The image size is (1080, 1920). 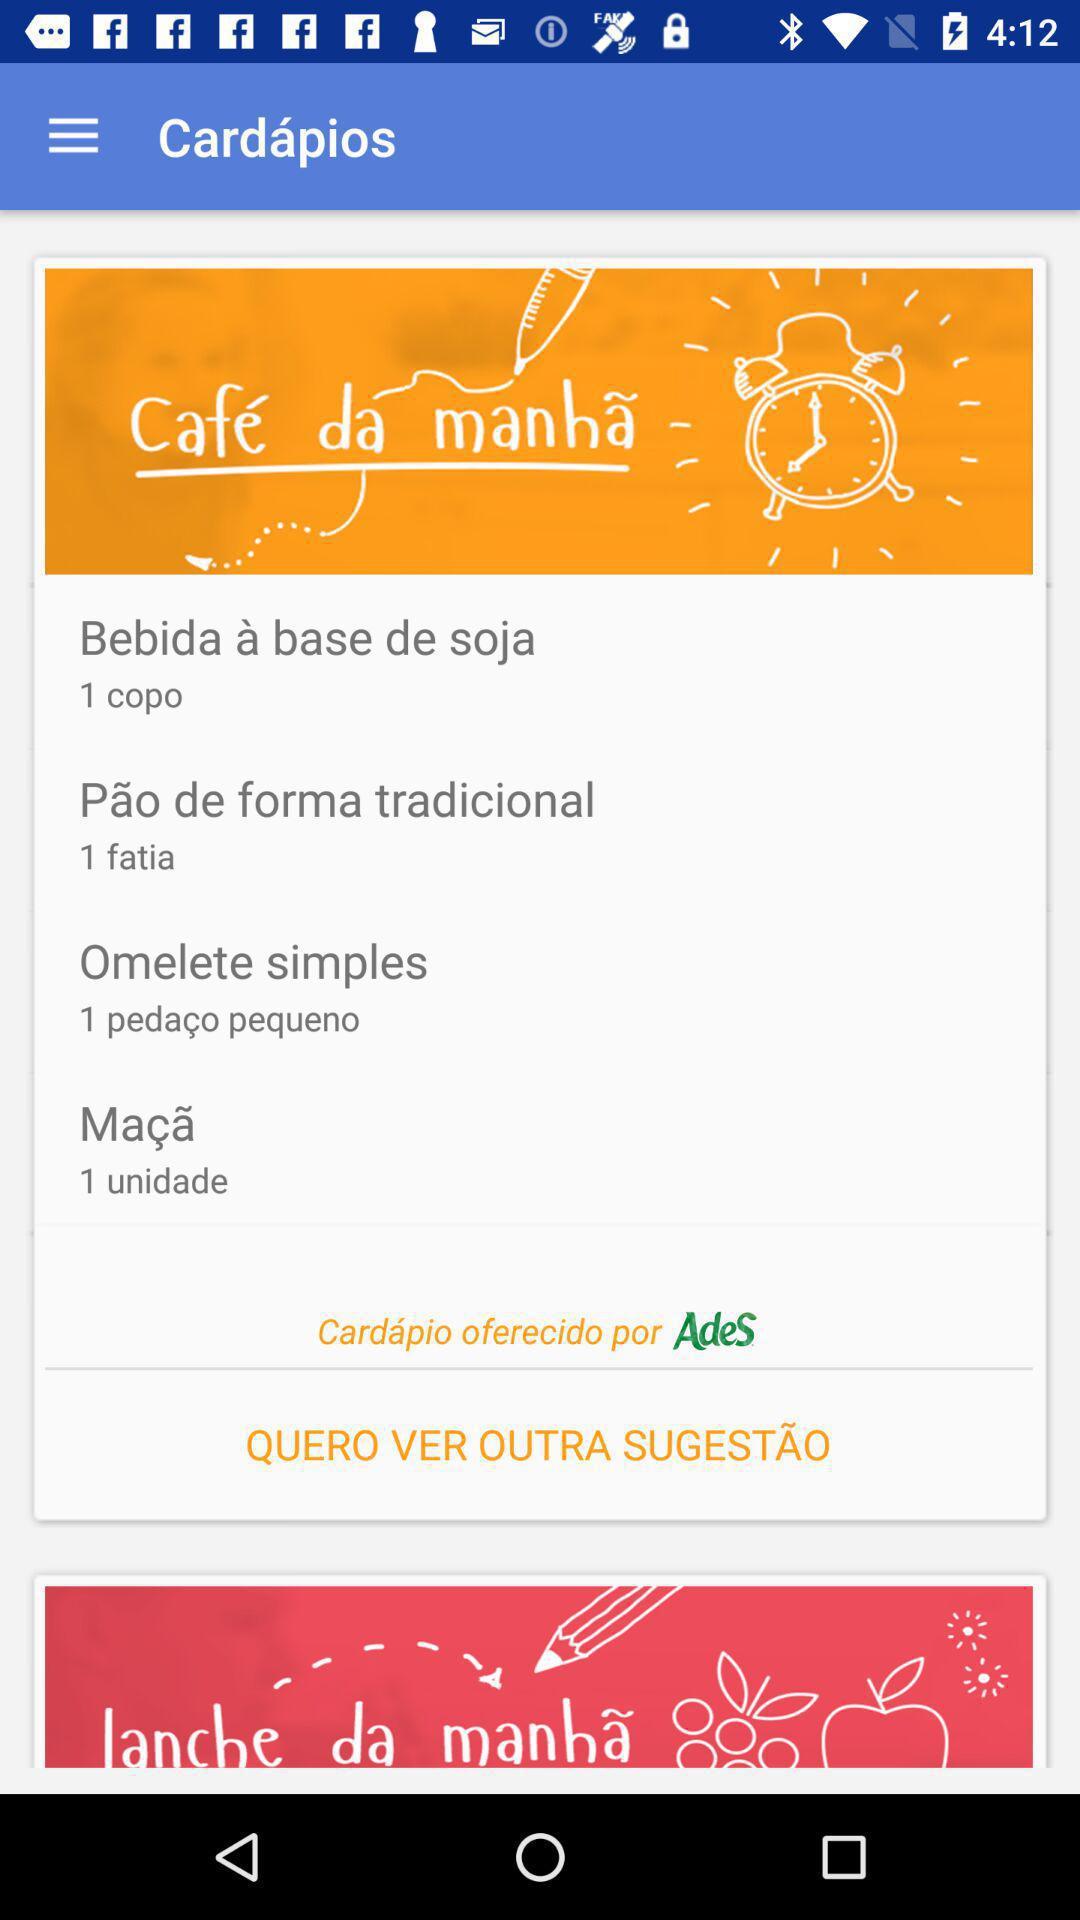 I want to click on the image, so click(x=538, y=421).